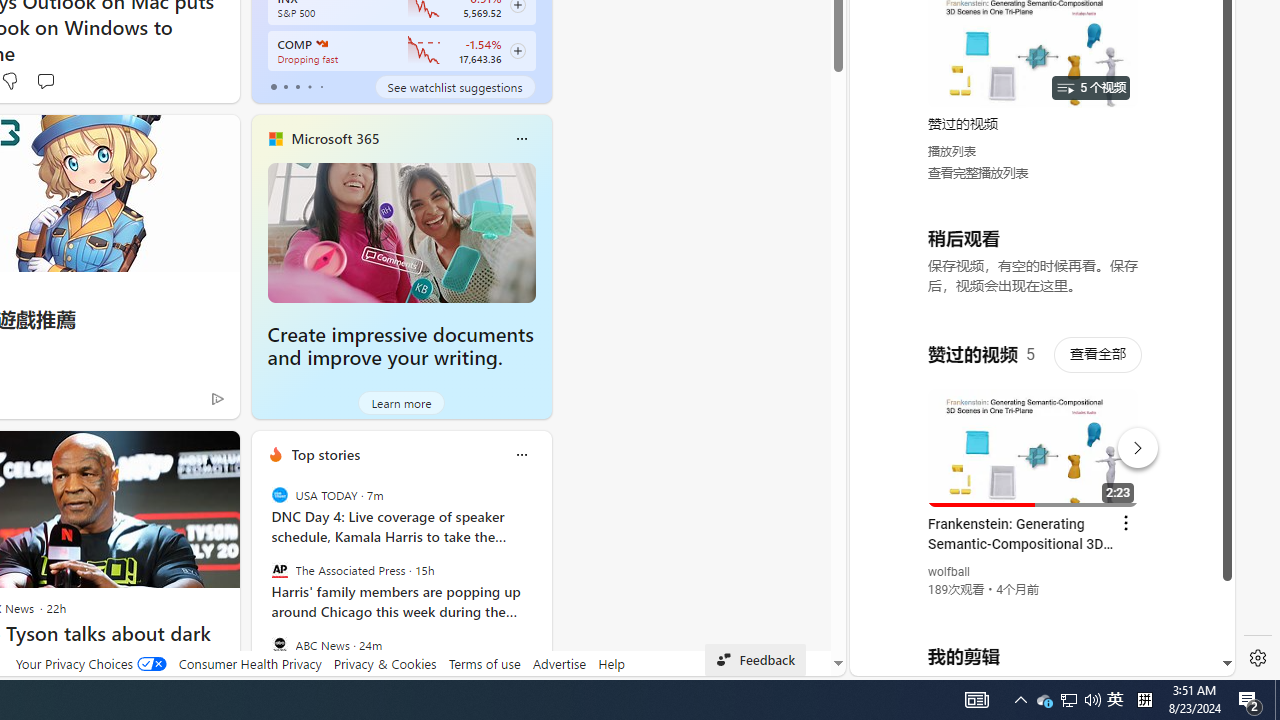 Image resolution: width=1280 pixels, height=720 pixels. What do you see at coordinates (284, 86) in the screenshot?
I see `'tab-1'` at bounding box center [284, 86].